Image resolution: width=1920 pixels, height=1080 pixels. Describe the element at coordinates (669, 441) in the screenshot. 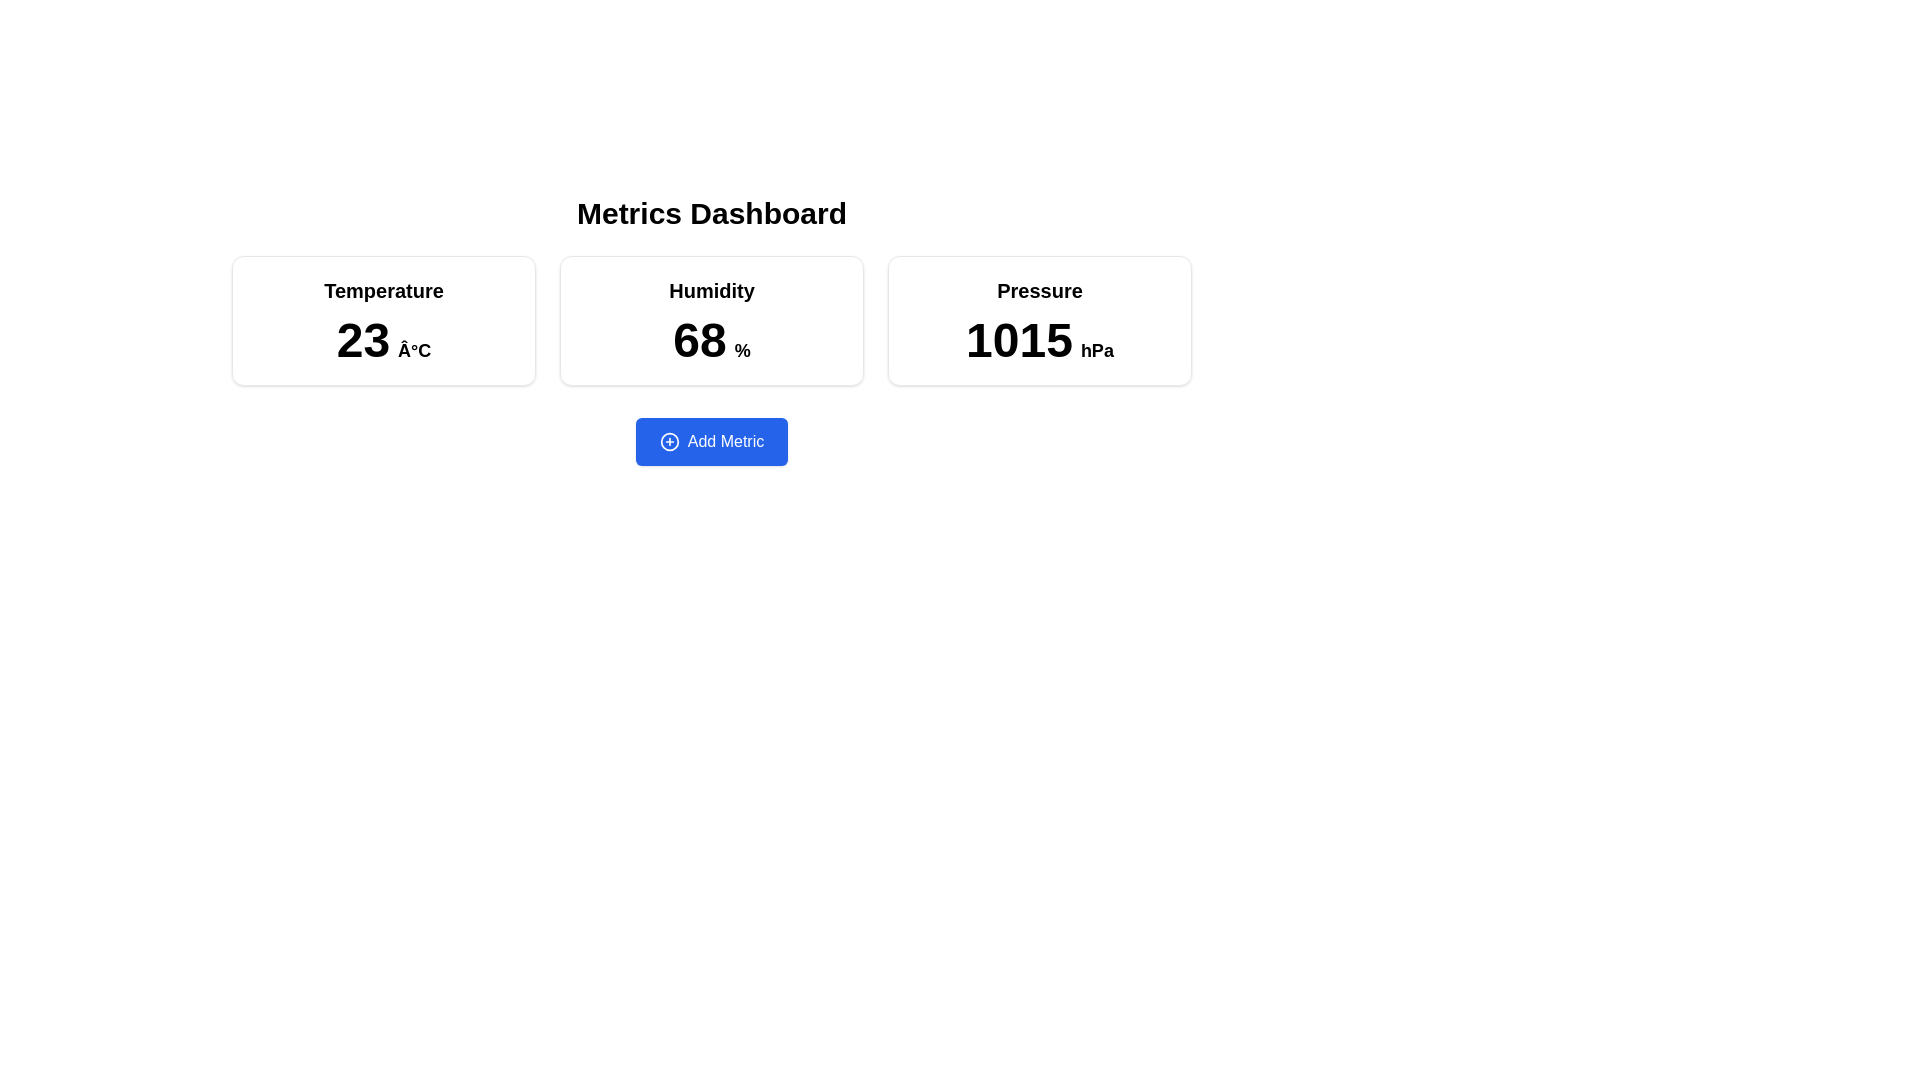

I see `the 'Add Metric' button by clicking on its graphical icon component, which is centrally located within the button` at that location.